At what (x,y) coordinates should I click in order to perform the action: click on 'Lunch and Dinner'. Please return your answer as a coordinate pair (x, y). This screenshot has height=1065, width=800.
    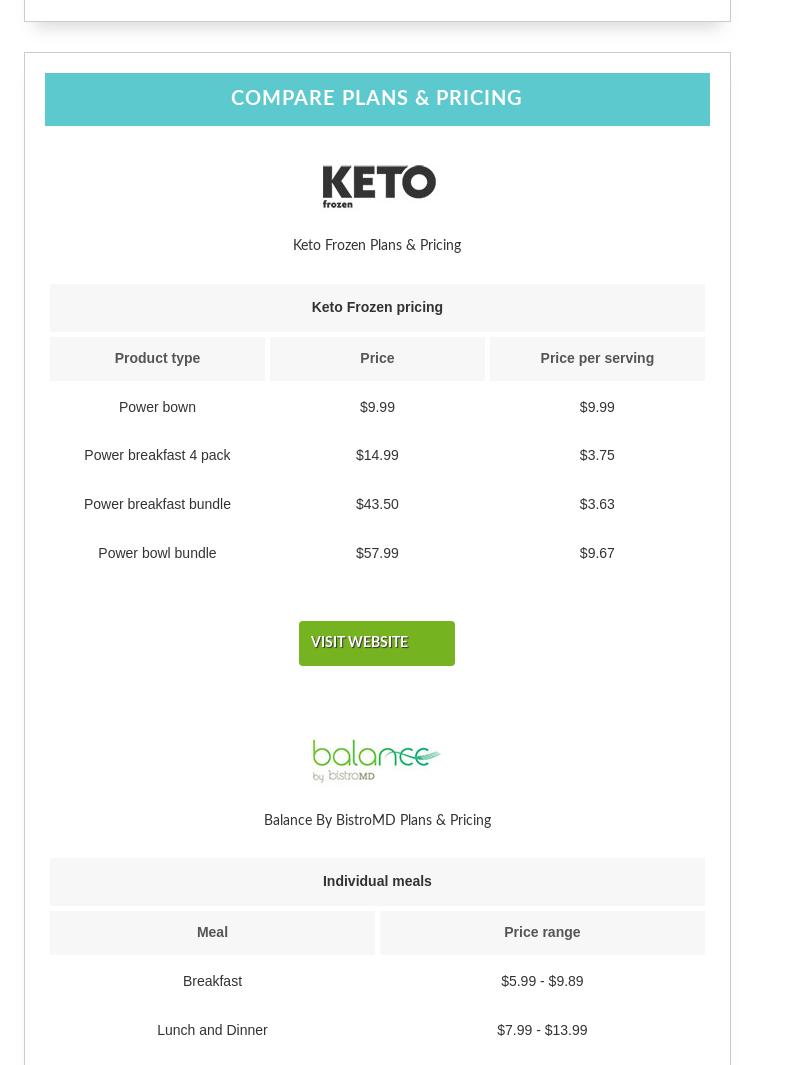
    Looking at the image, I should click on (212, 1029).